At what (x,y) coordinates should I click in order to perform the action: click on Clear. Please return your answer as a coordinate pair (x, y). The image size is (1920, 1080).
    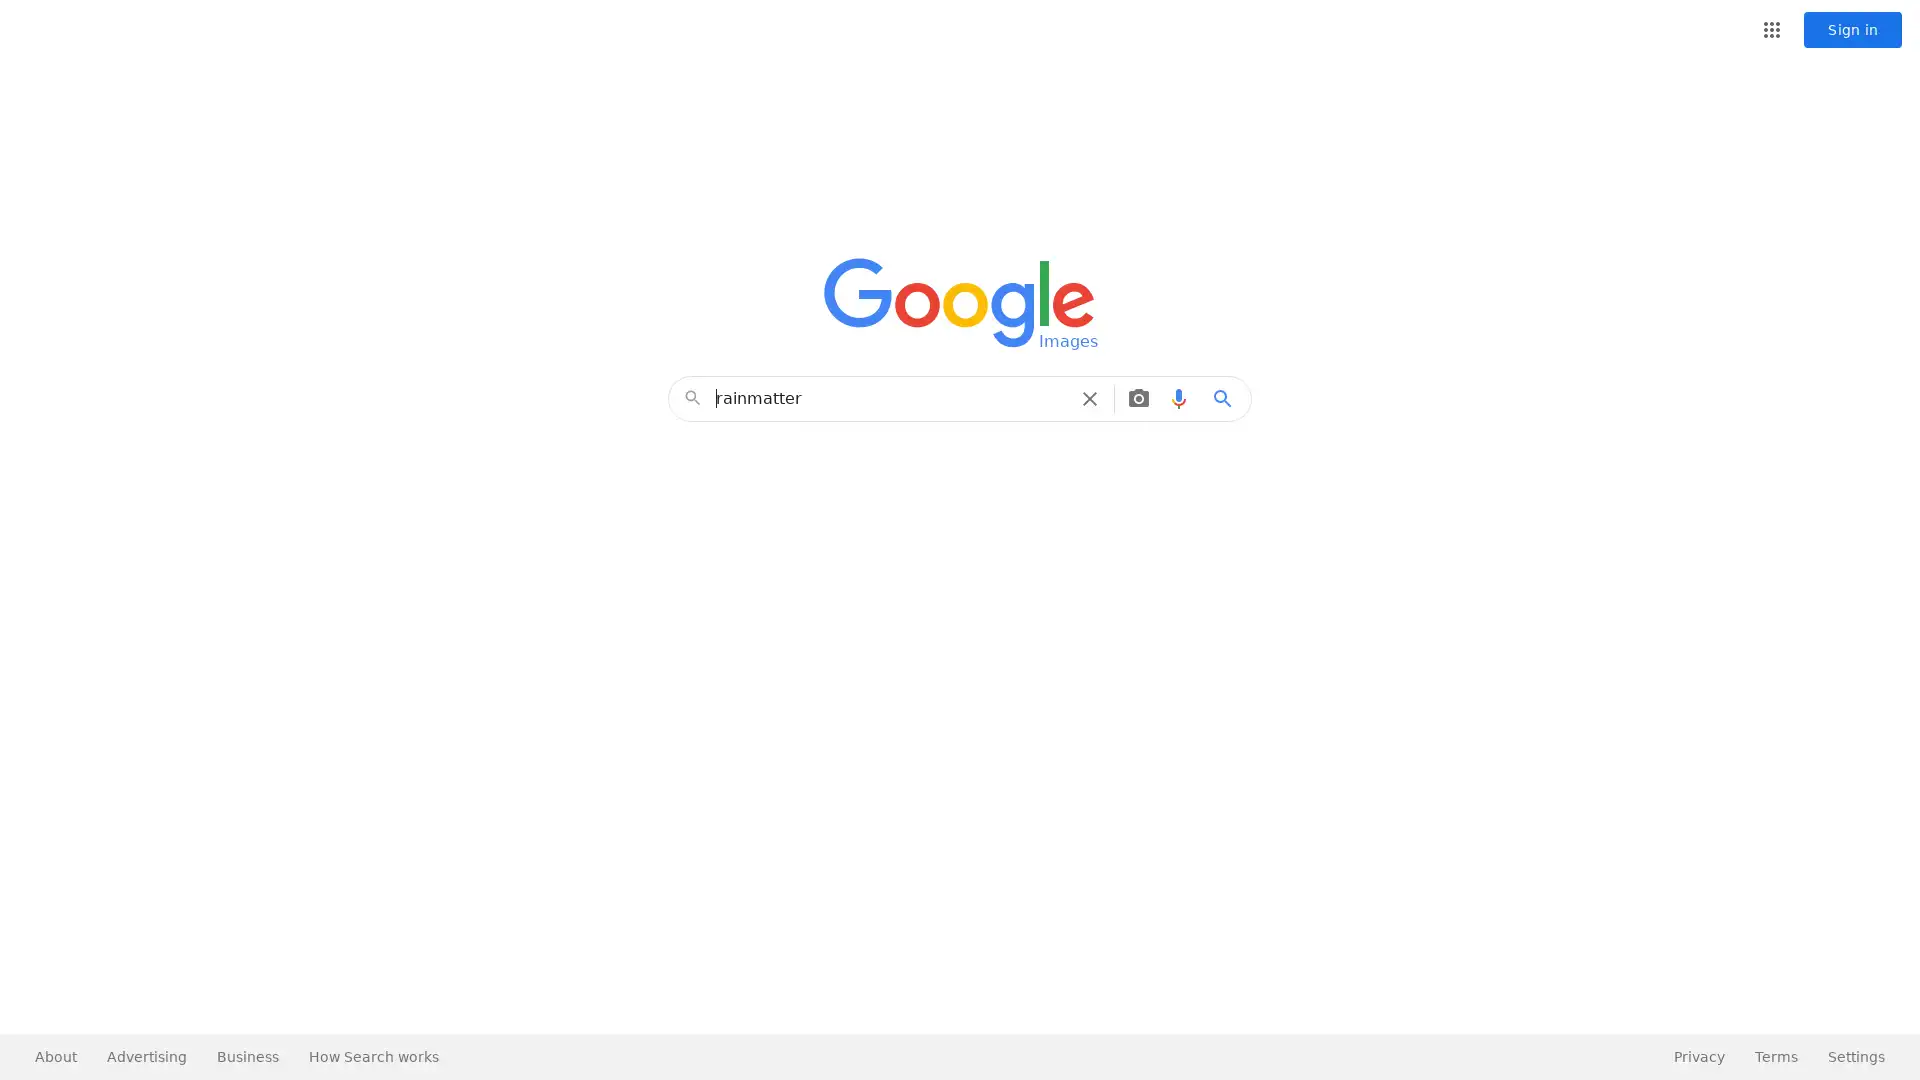
    Looking at the image, I should click on (1088, 398).